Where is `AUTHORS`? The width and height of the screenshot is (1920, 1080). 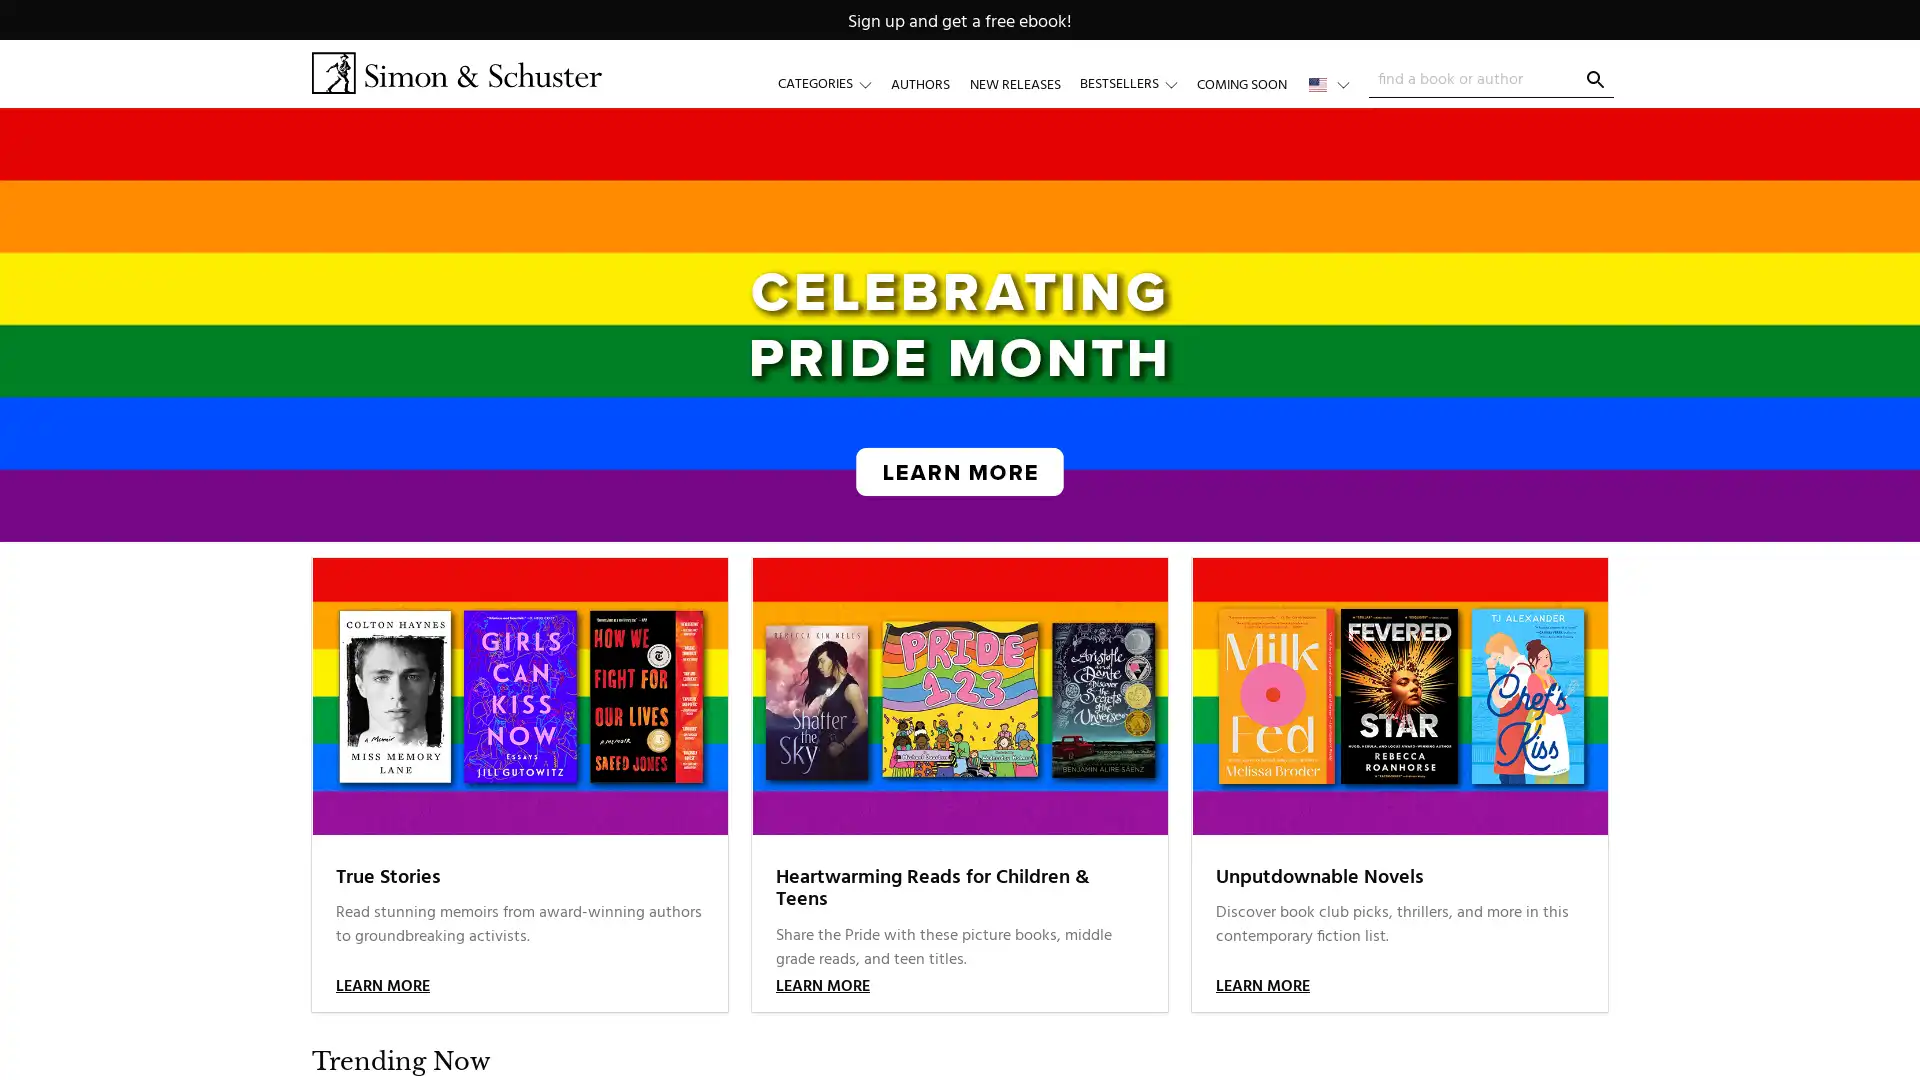
AUTHORS is located at coordinates (919, 83).